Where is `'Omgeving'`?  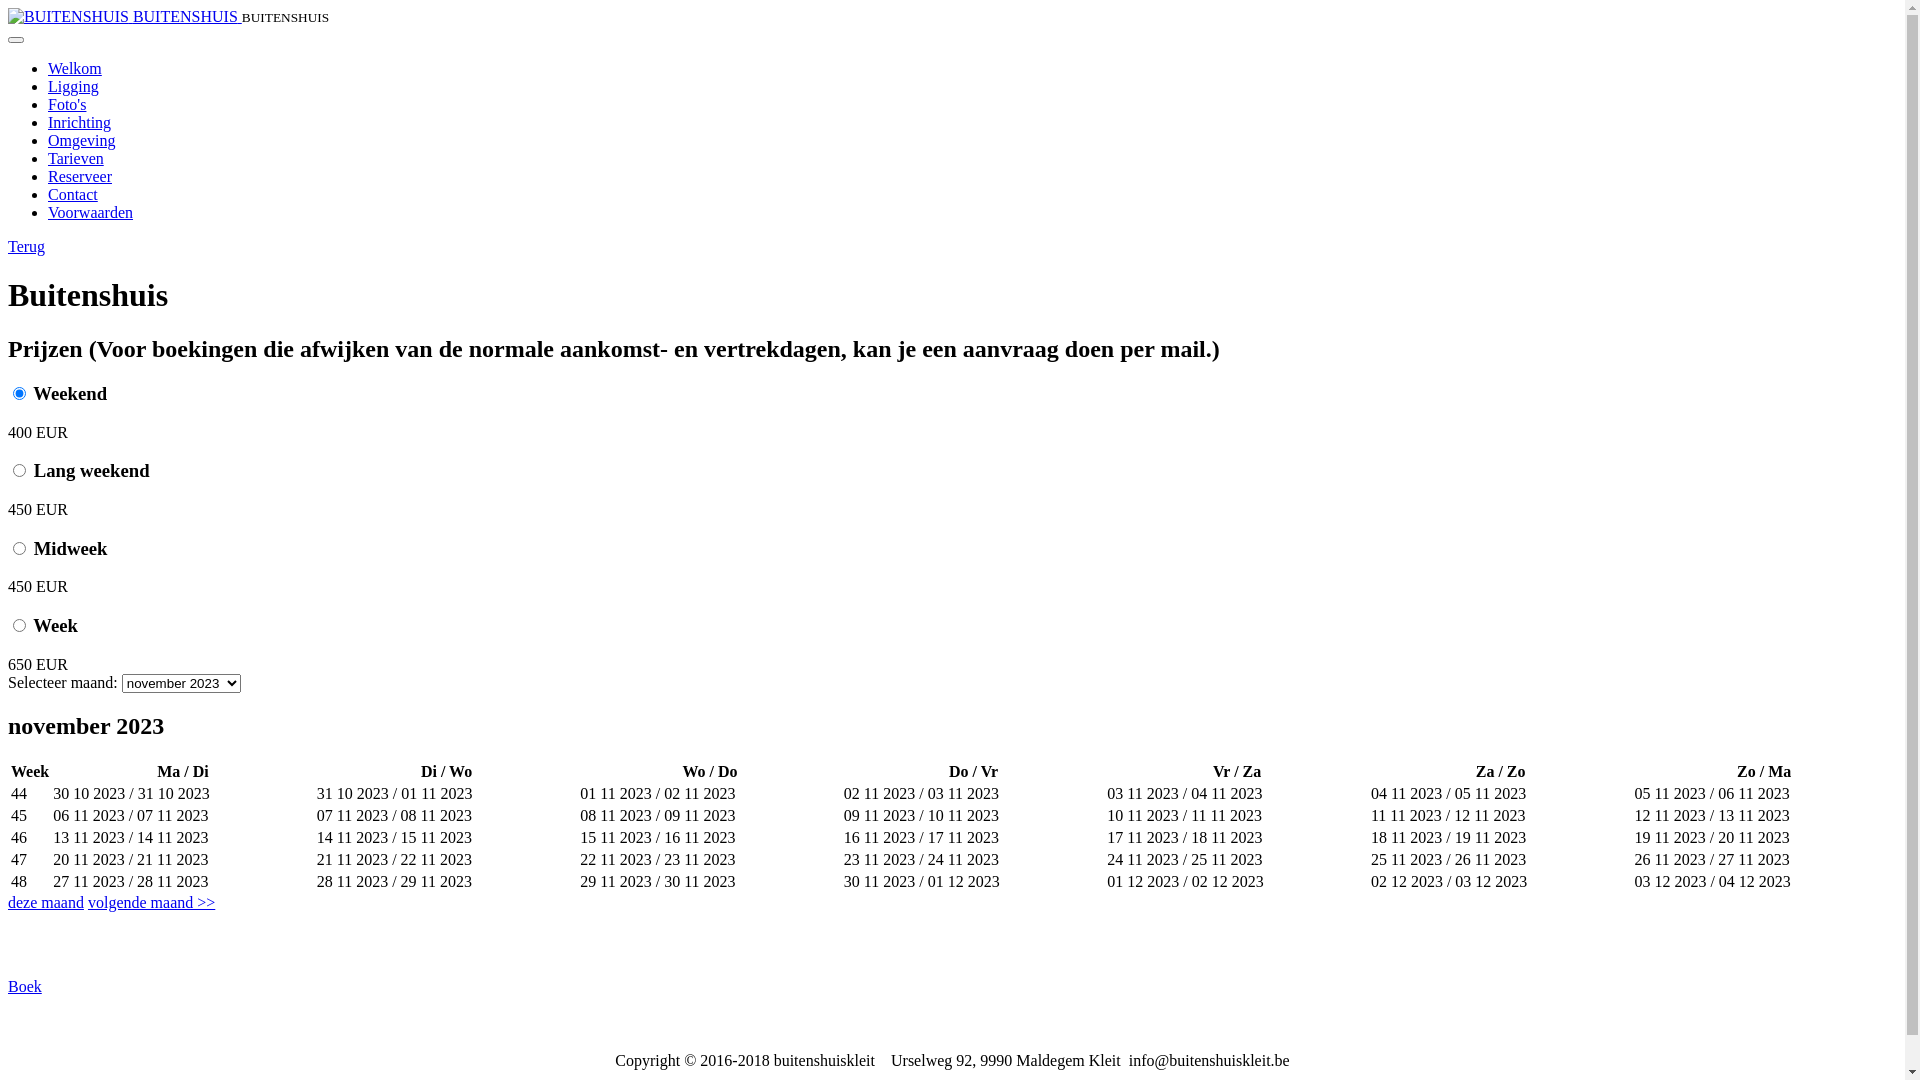 'Omgeving' is located at coordinates (80, 139).